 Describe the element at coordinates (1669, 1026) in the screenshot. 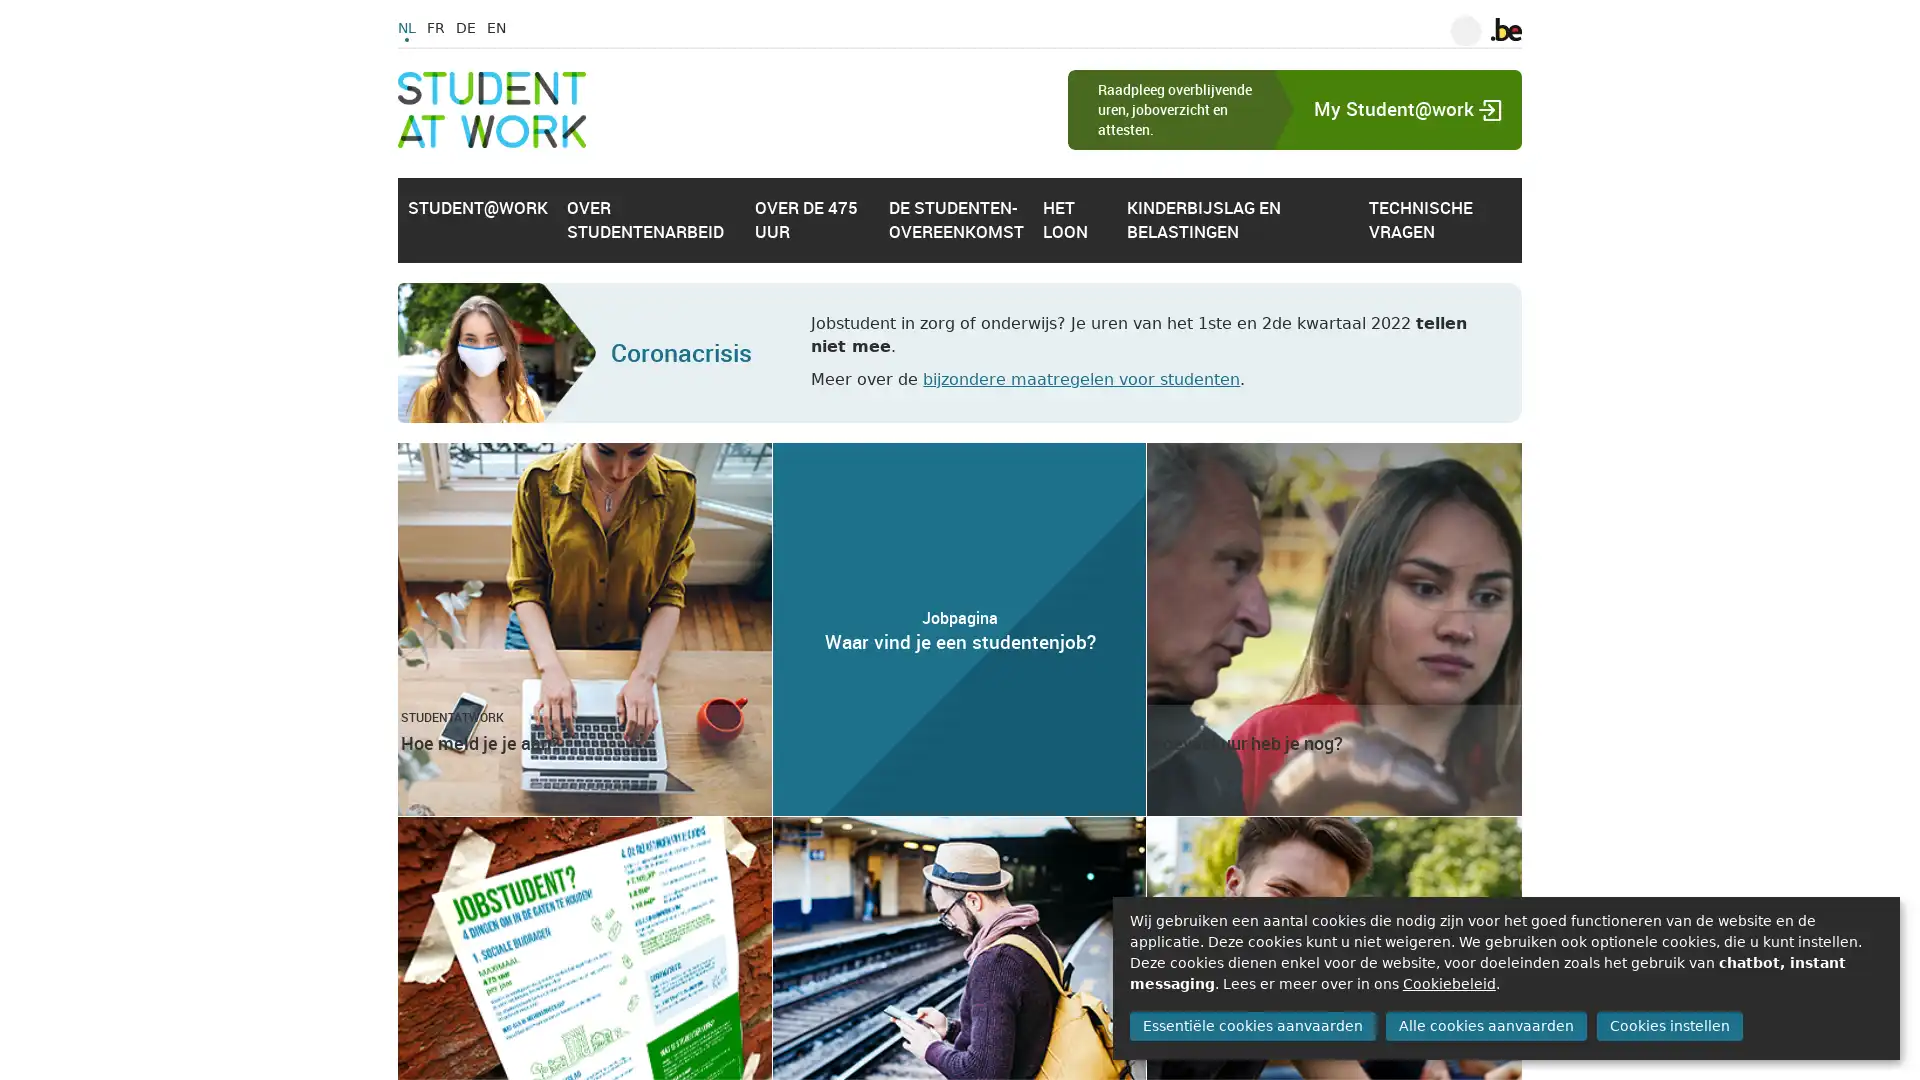

I see `Cookies instellen` at that location.